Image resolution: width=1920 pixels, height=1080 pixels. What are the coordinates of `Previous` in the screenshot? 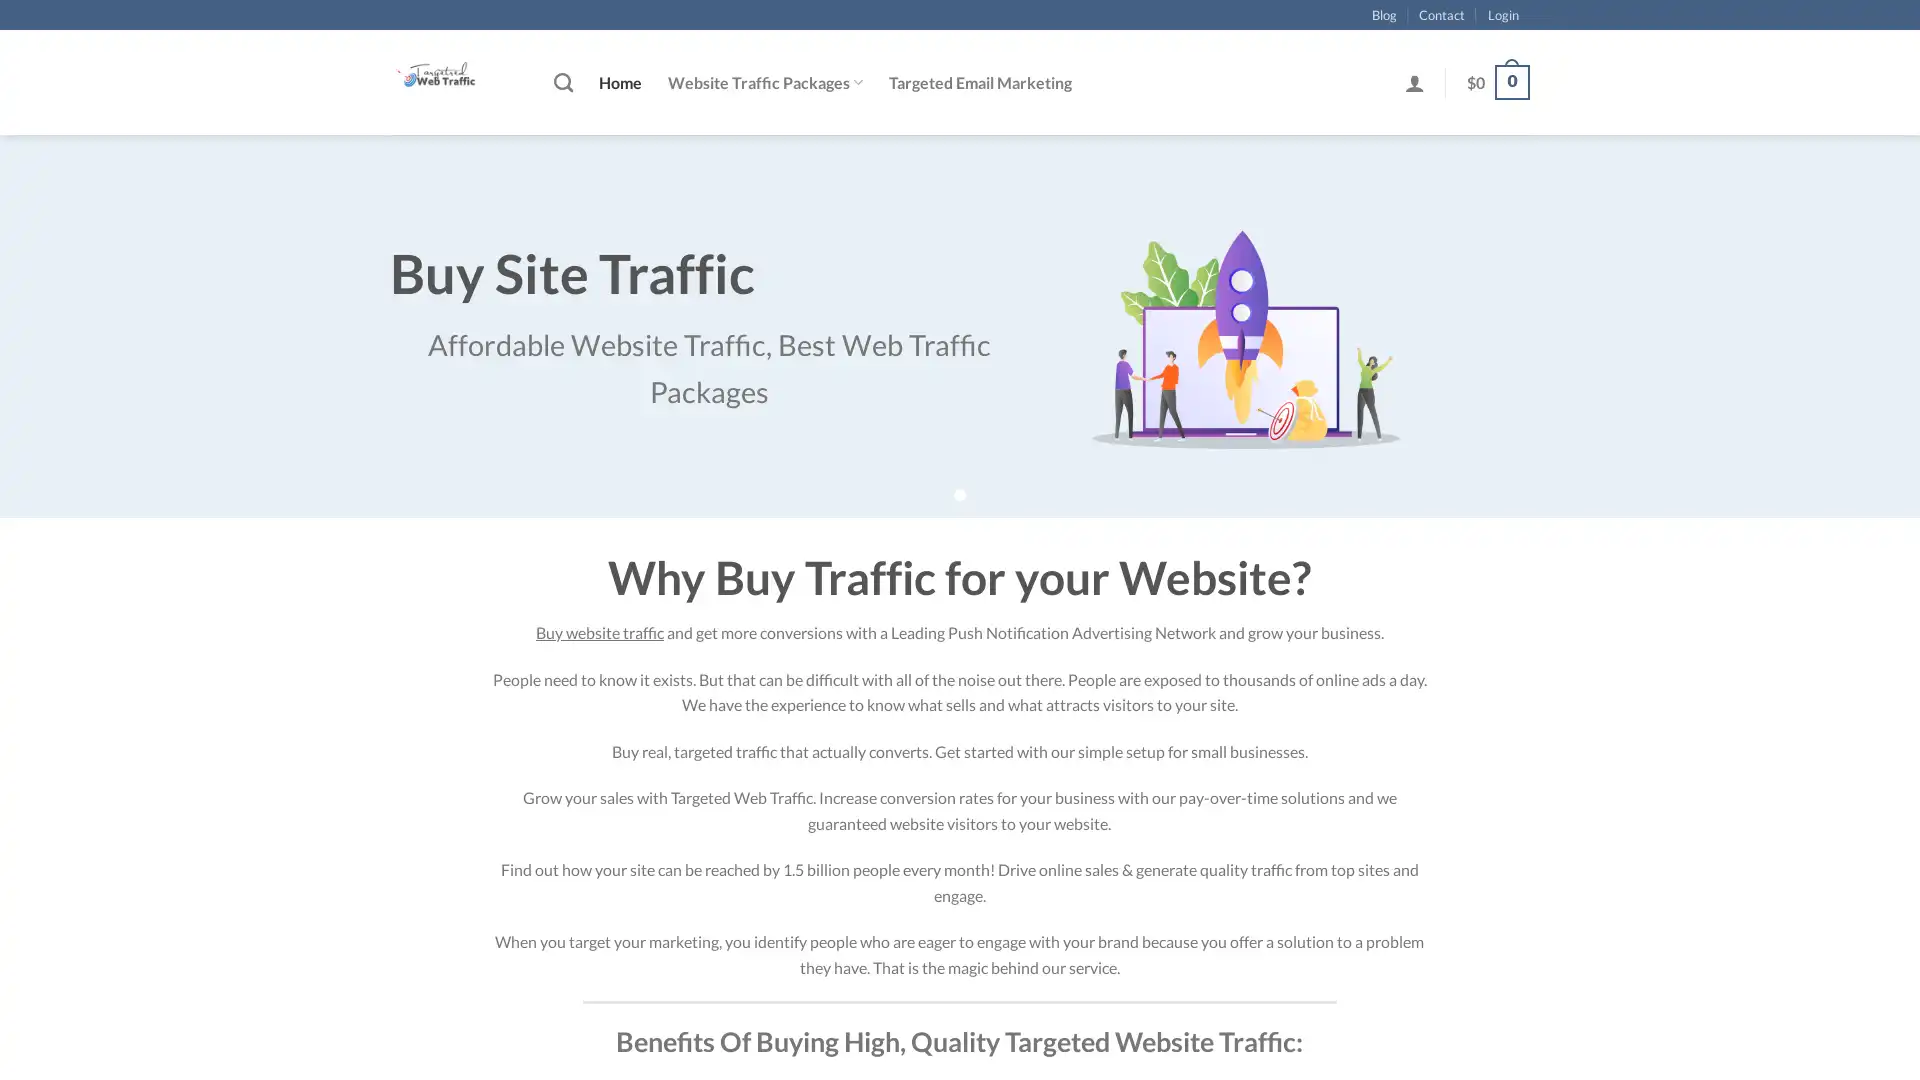 It's located at (62, 353).